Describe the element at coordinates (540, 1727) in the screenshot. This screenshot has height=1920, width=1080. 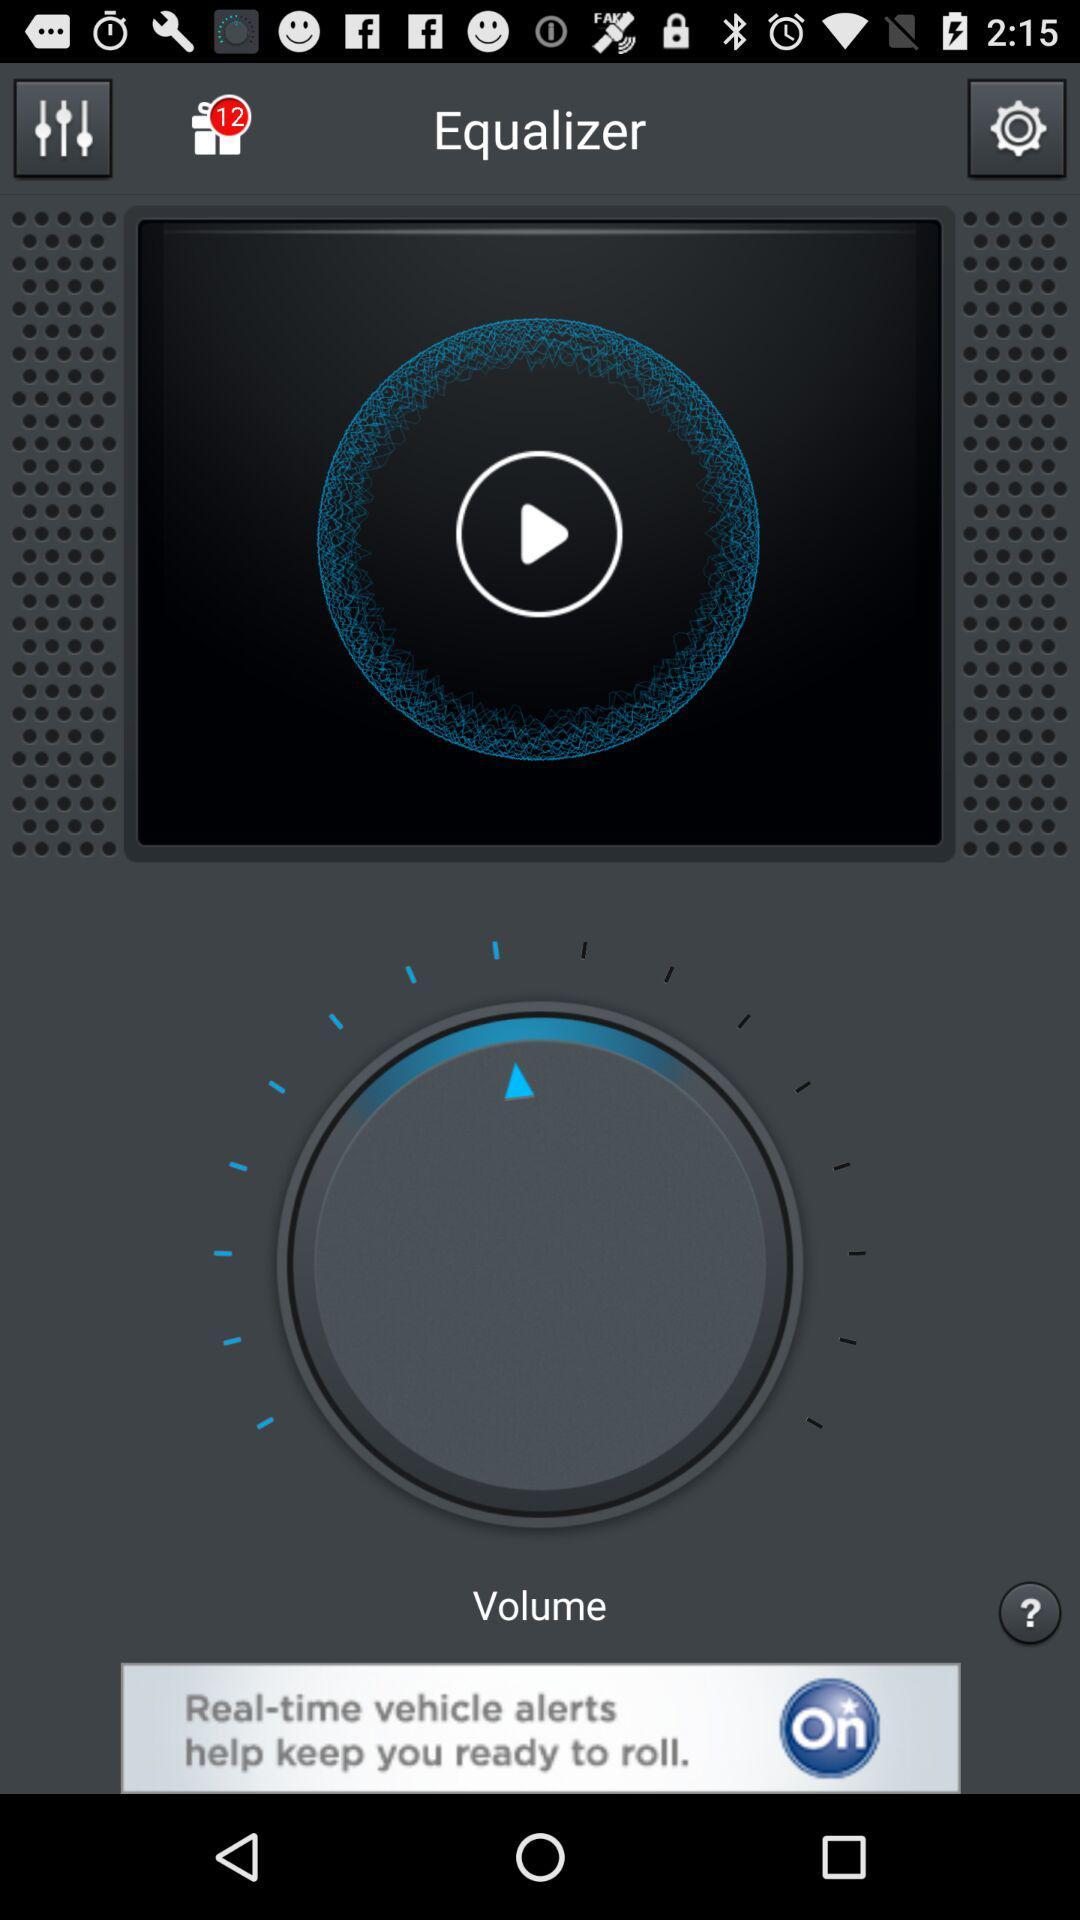
I see `on key` at that location.